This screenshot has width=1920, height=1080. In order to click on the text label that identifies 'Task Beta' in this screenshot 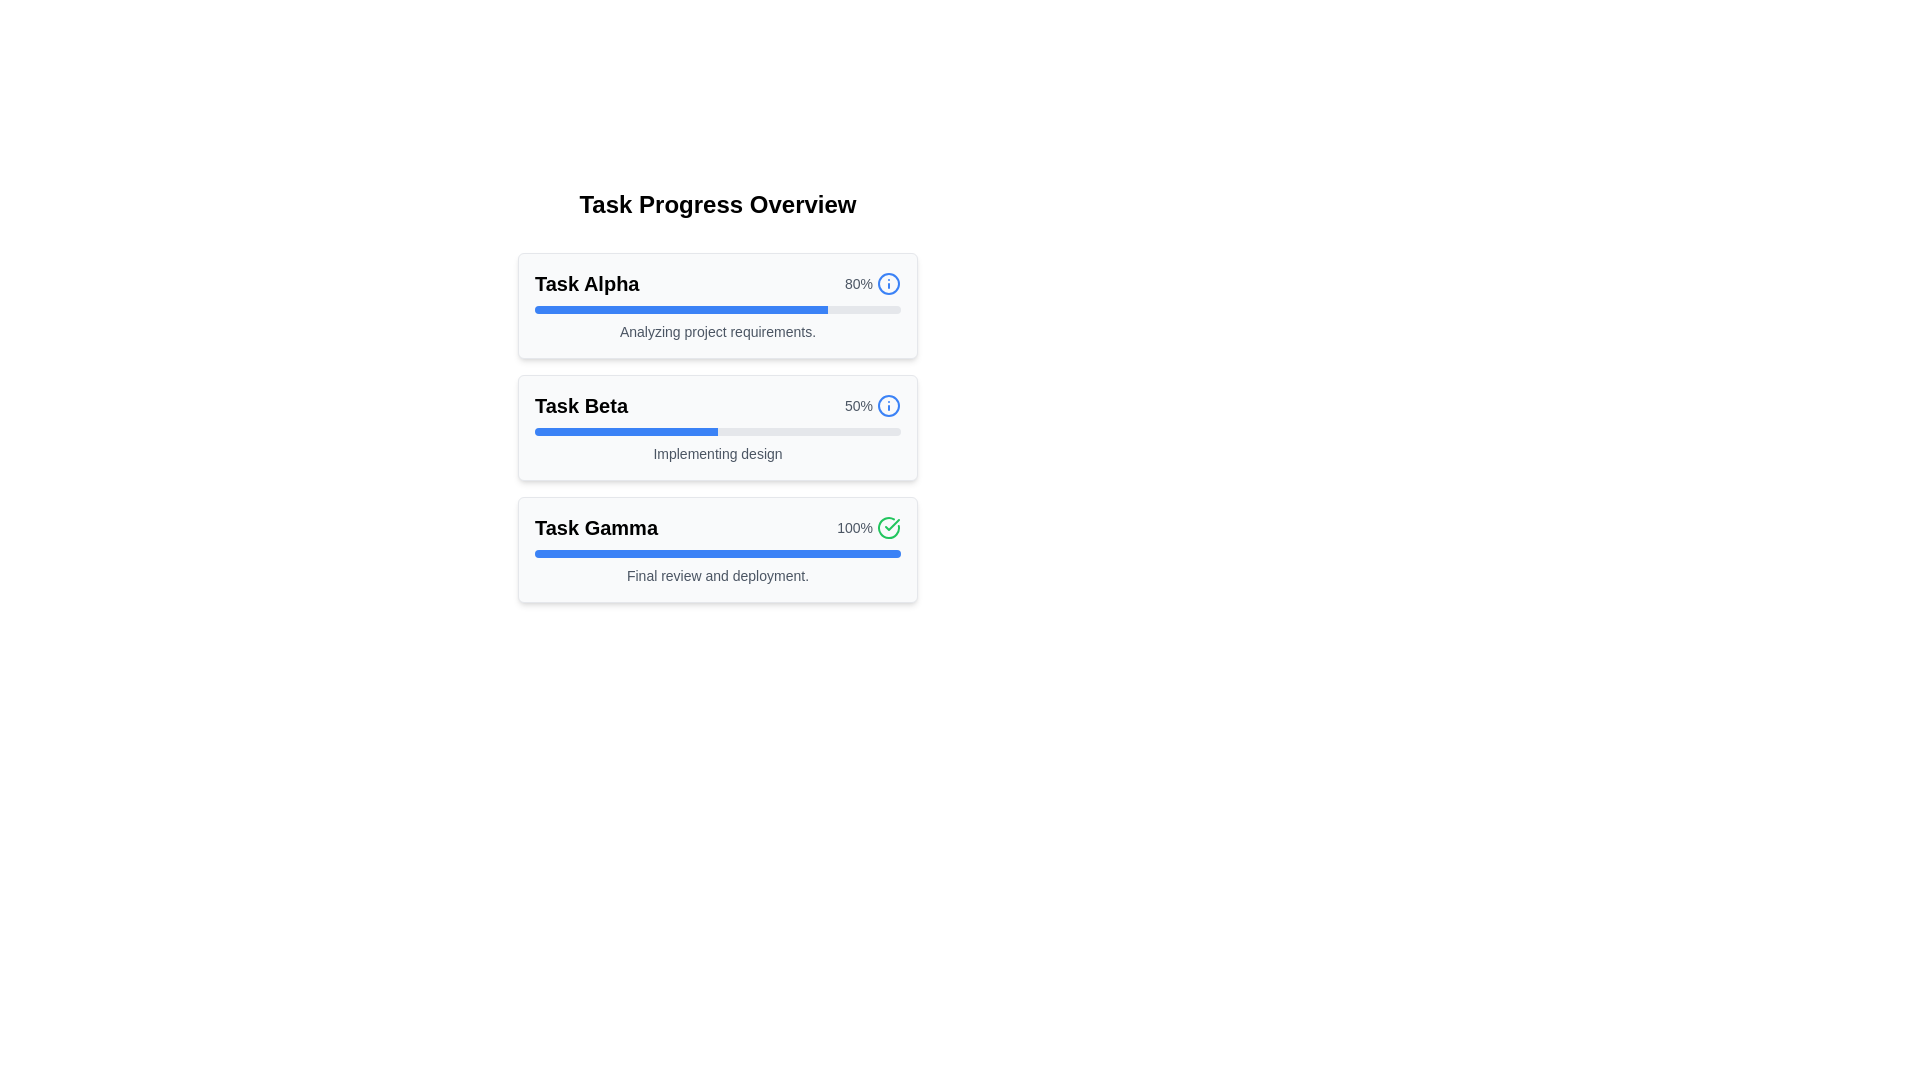, I will do `click(580, 405)`.